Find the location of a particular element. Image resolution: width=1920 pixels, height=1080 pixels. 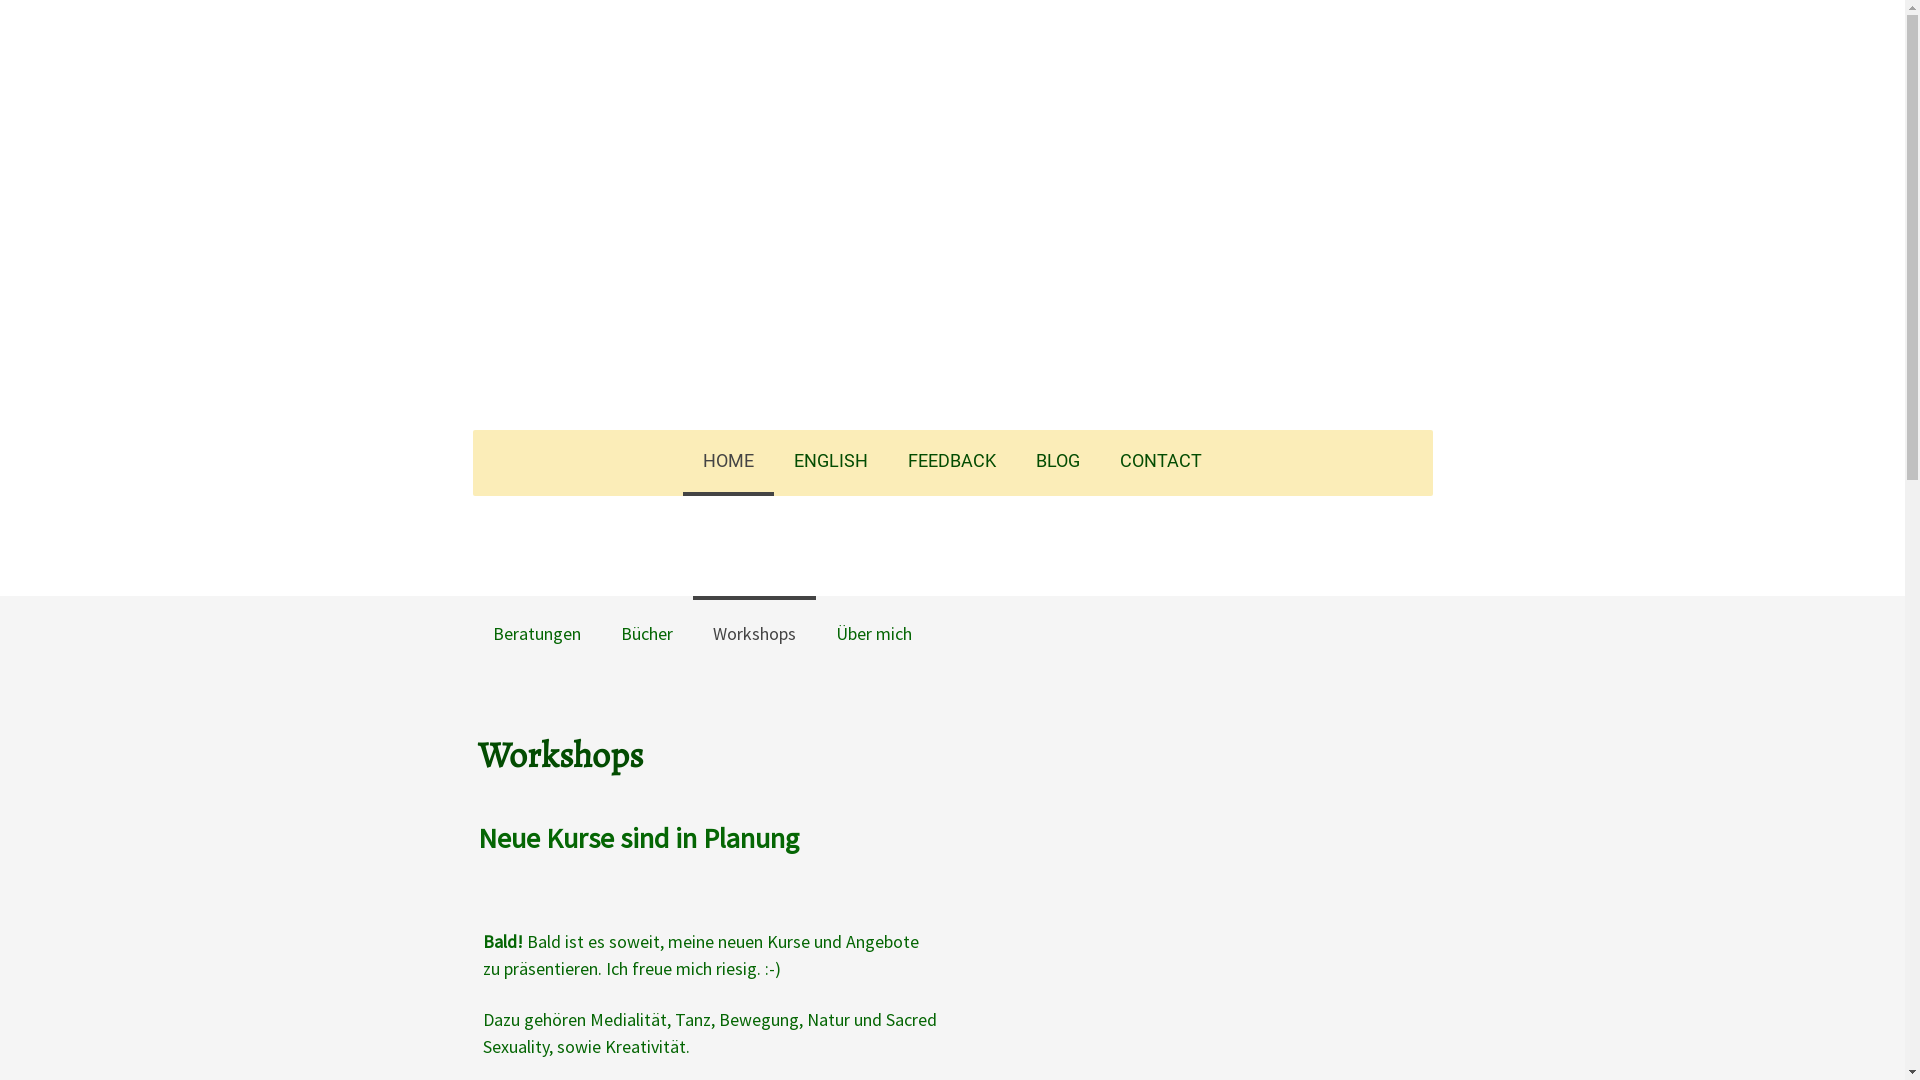

'HOME' is located at coordinates (727, 462).